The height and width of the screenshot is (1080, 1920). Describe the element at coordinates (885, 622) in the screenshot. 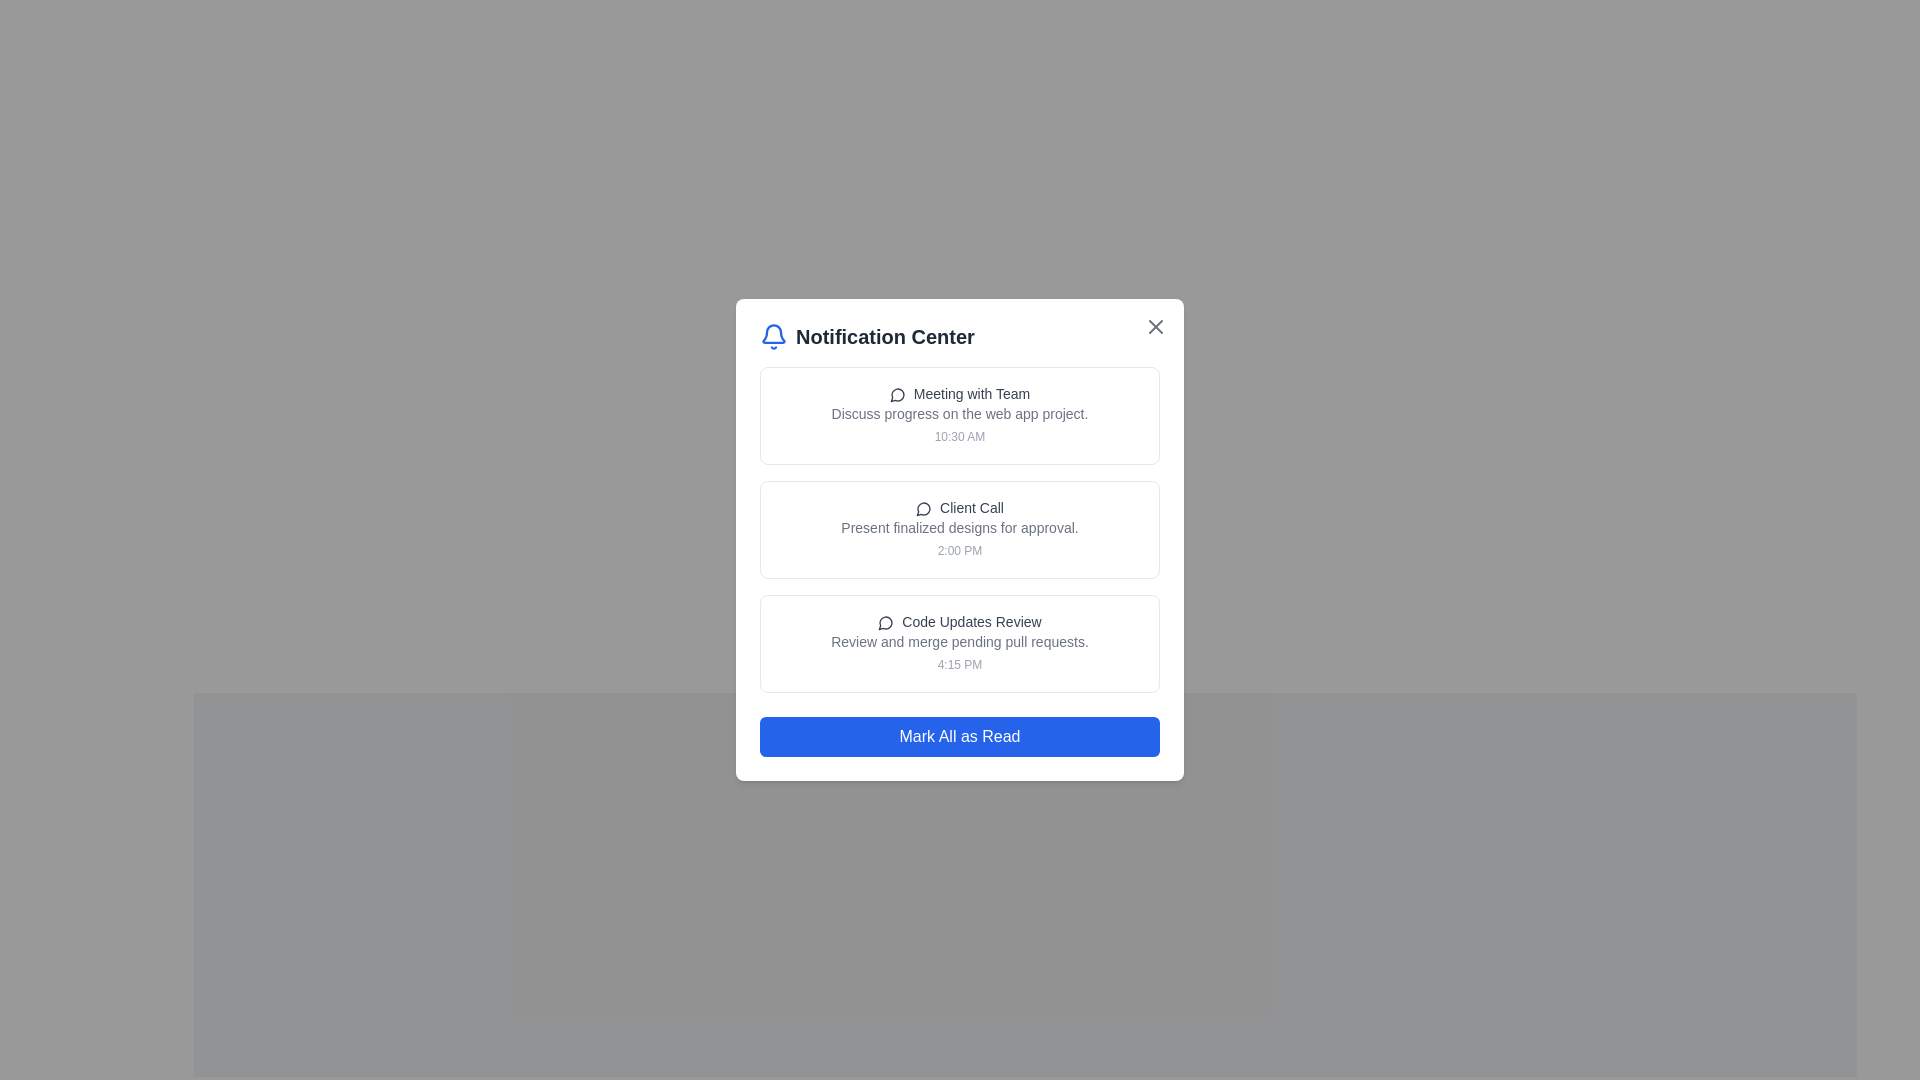

I see `the communication notification icon located to the left of the text 'Code Updates Review'` at that location.